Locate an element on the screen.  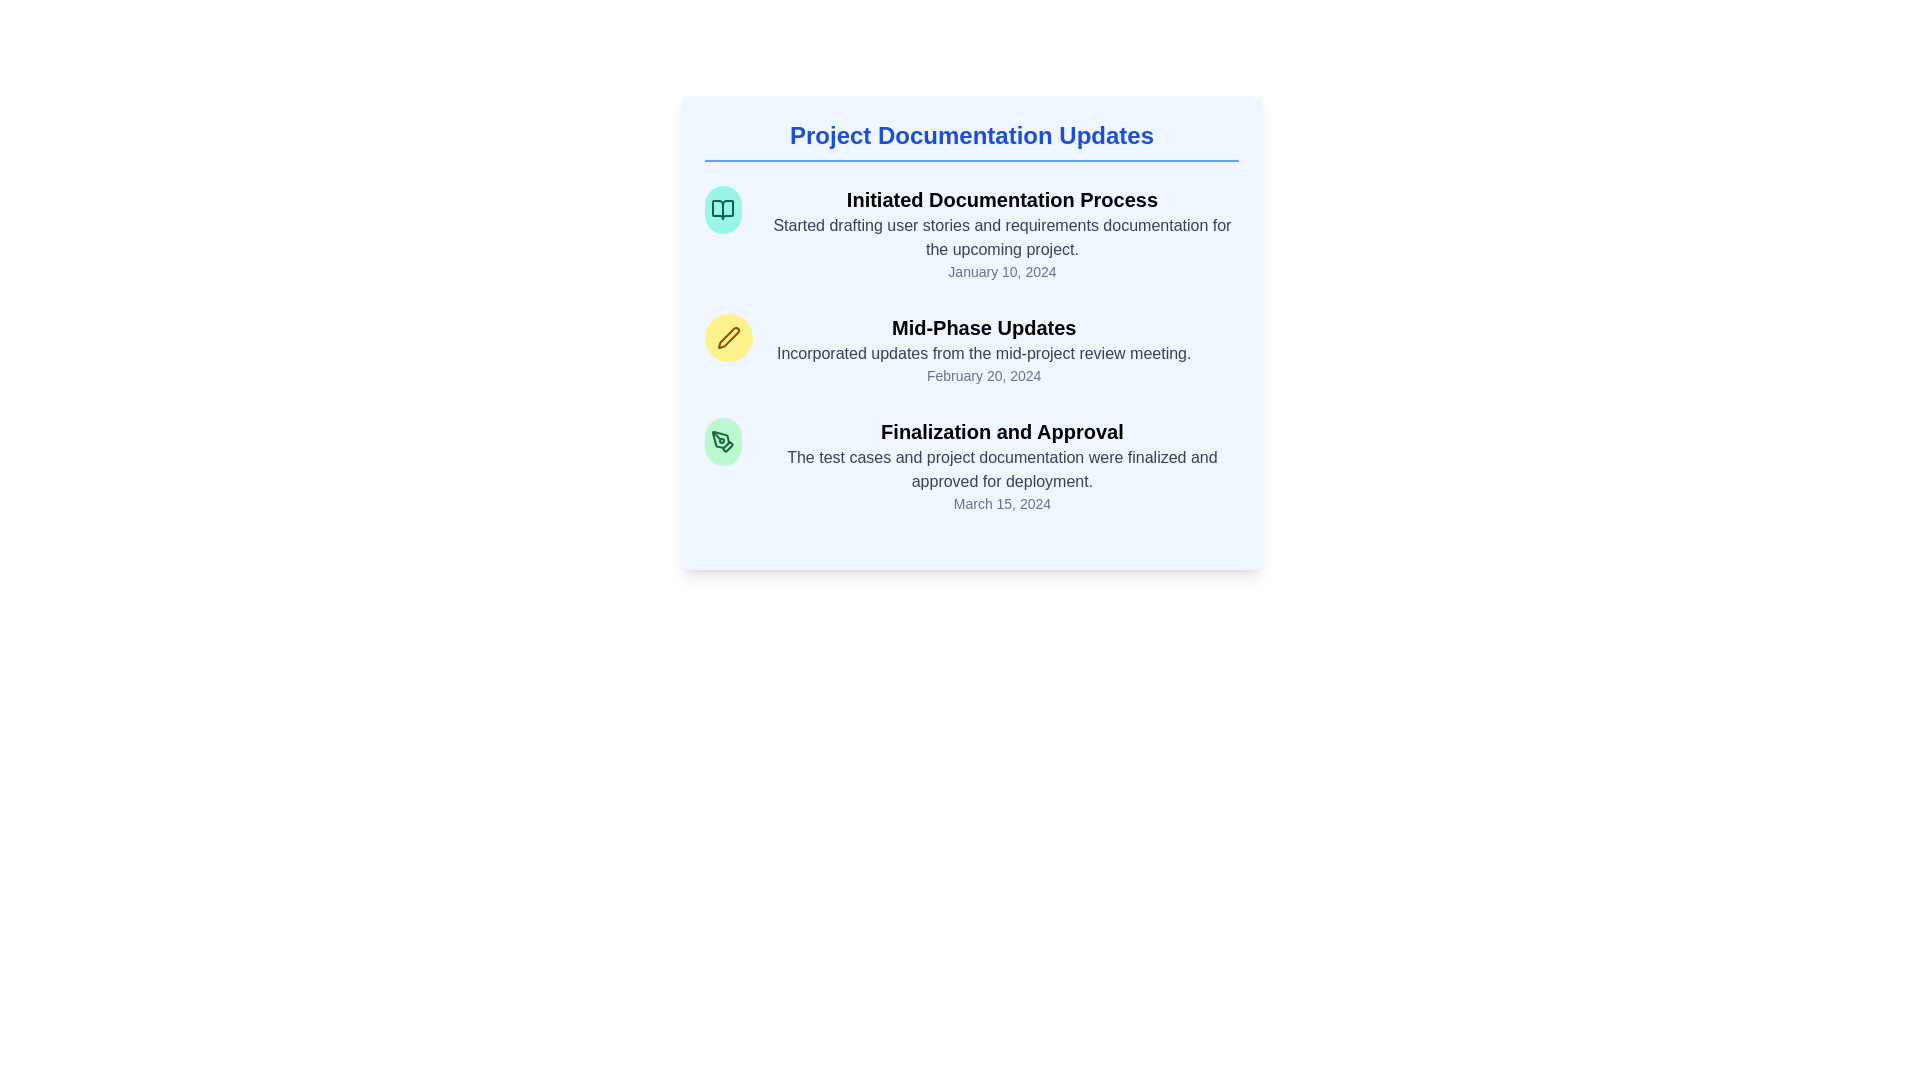
the Timeline entry block titled 'Finalization and Approval', which includes a description of finalization and approval of test cases and project documentation for deployment, and is visually represented with a green leaf icon is located at coordinates (971, 466).